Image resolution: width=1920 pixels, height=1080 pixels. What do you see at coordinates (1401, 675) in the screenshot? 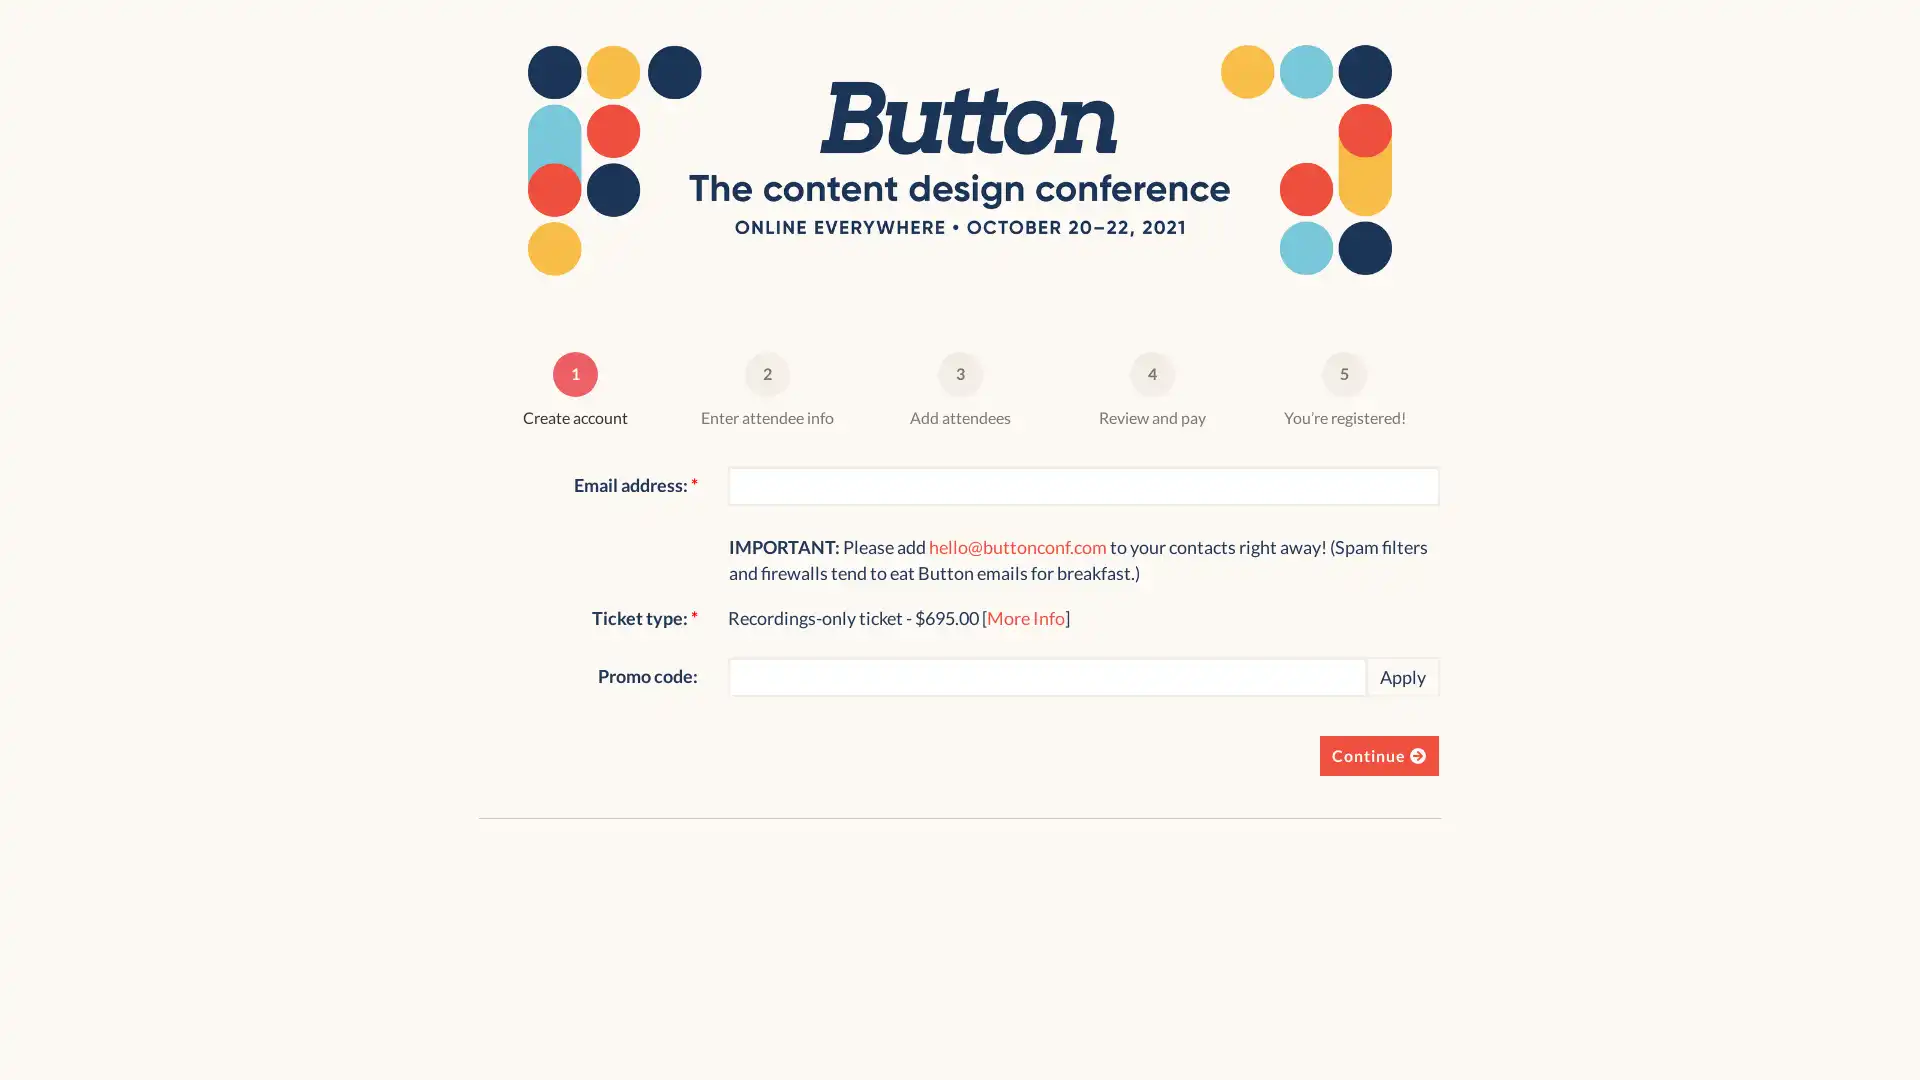
I see `Apply` at bounding box center [1401, 675].